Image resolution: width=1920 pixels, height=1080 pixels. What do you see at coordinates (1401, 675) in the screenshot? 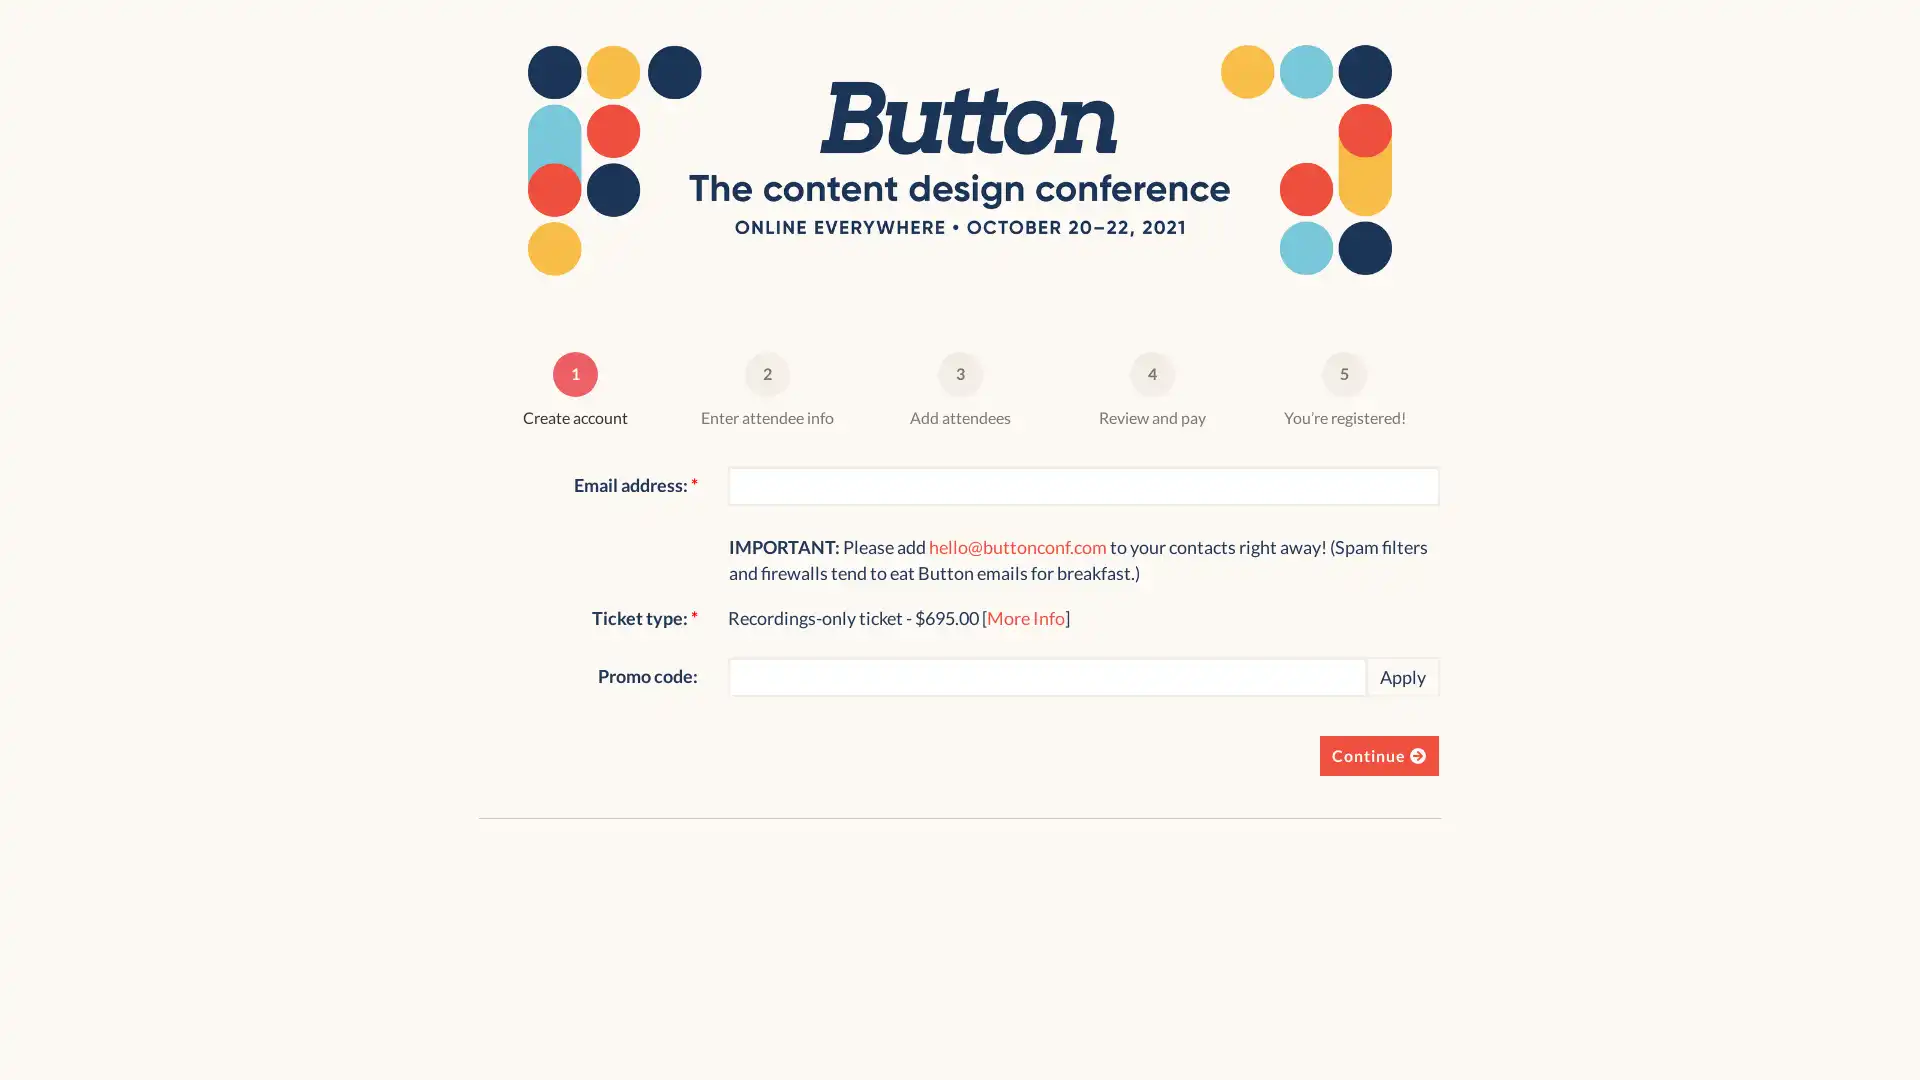
I see `Apply` at bounding box center [1401, 675].